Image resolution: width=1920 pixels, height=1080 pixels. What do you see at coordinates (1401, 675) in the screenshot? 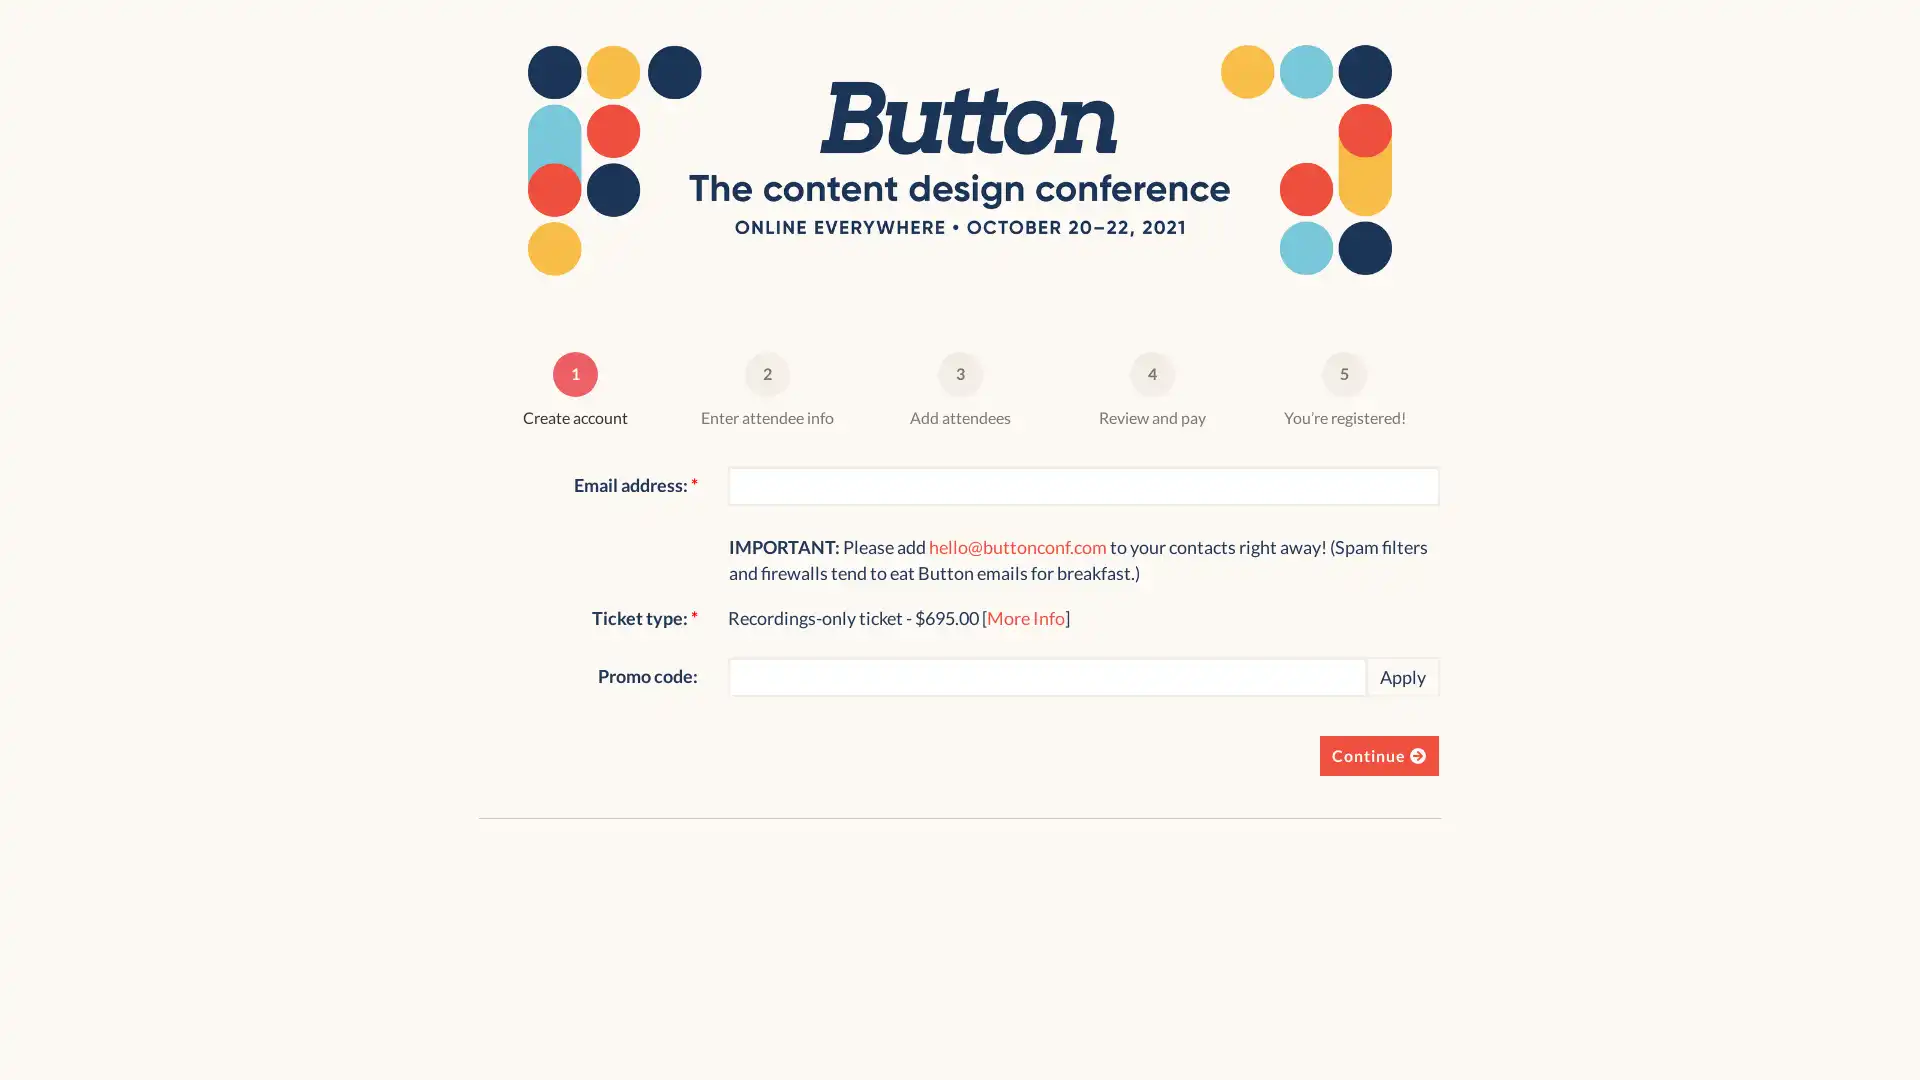
I see `Apply` at bounding box center [1401, 675].